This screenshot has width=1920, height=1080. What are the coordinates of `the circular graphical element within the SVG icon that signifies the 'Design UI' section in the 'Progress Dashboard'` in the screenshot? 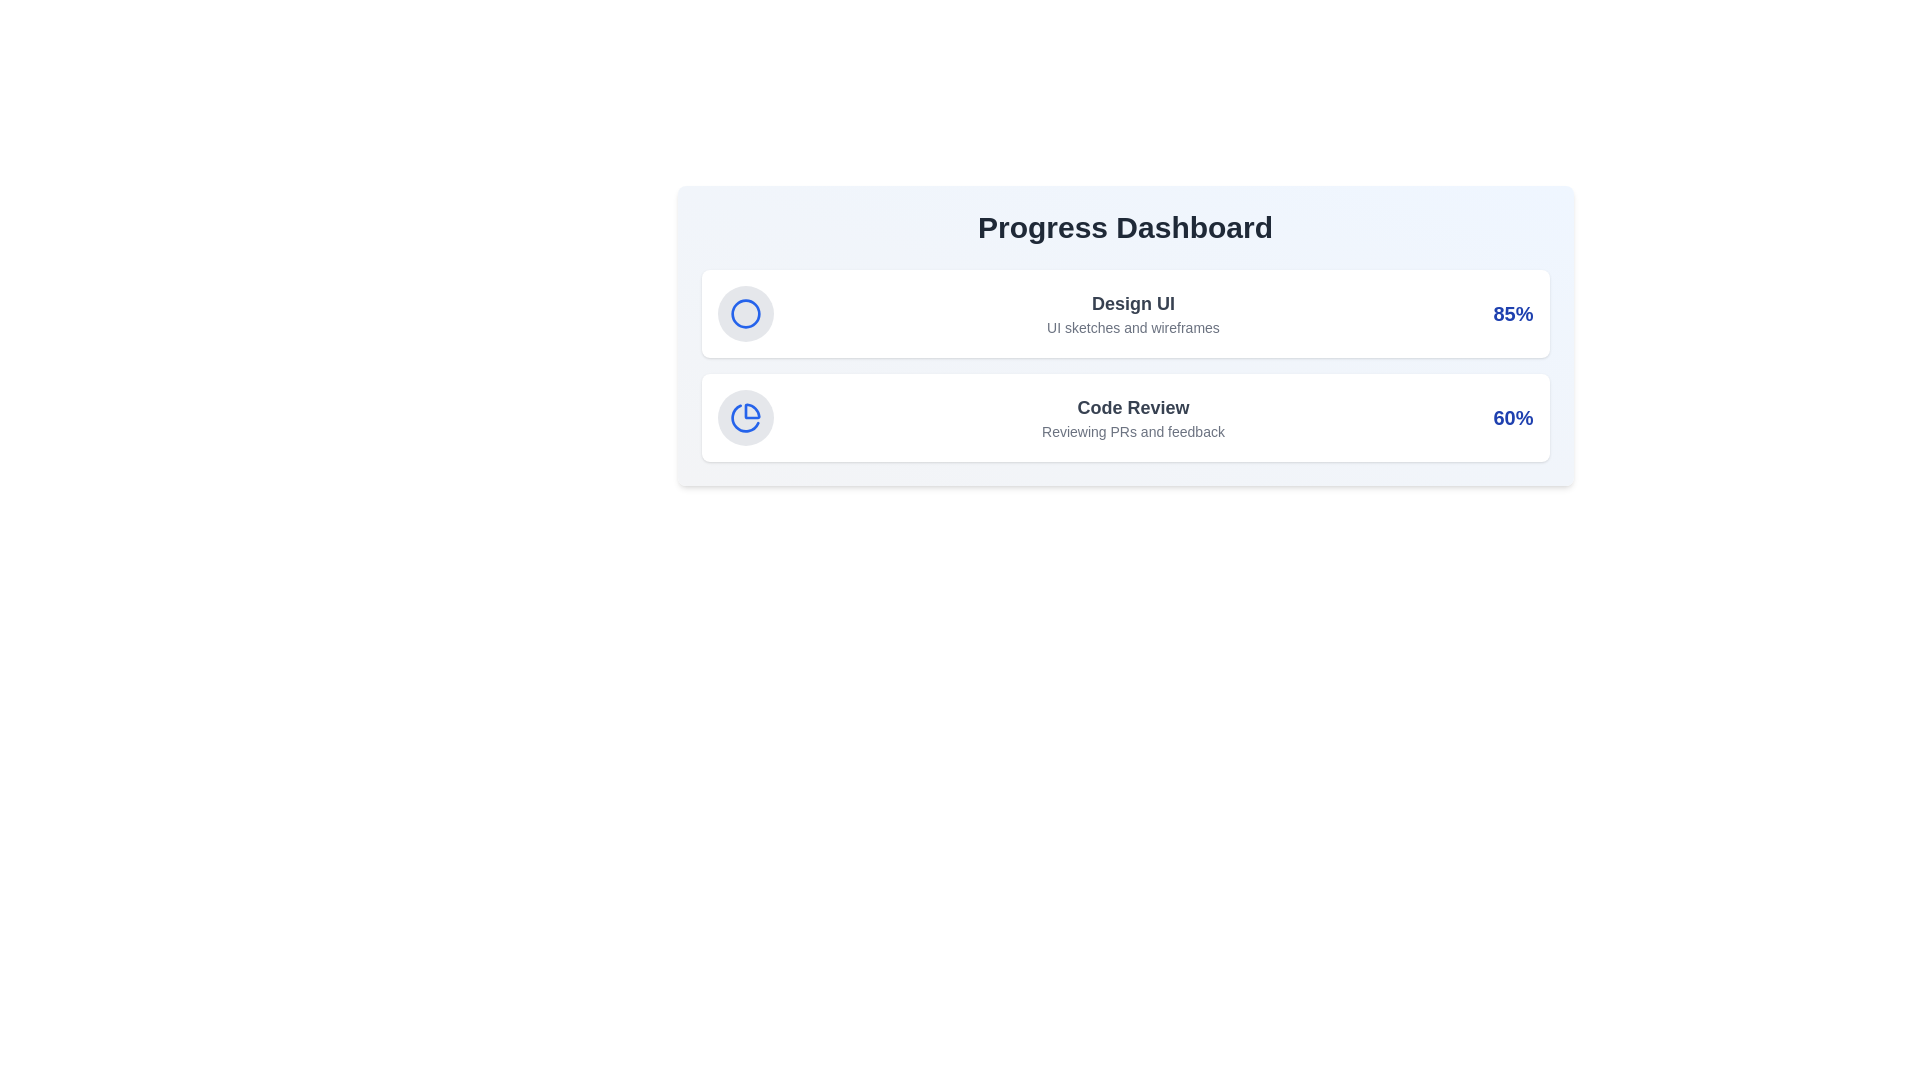 It's located at (744, 313).